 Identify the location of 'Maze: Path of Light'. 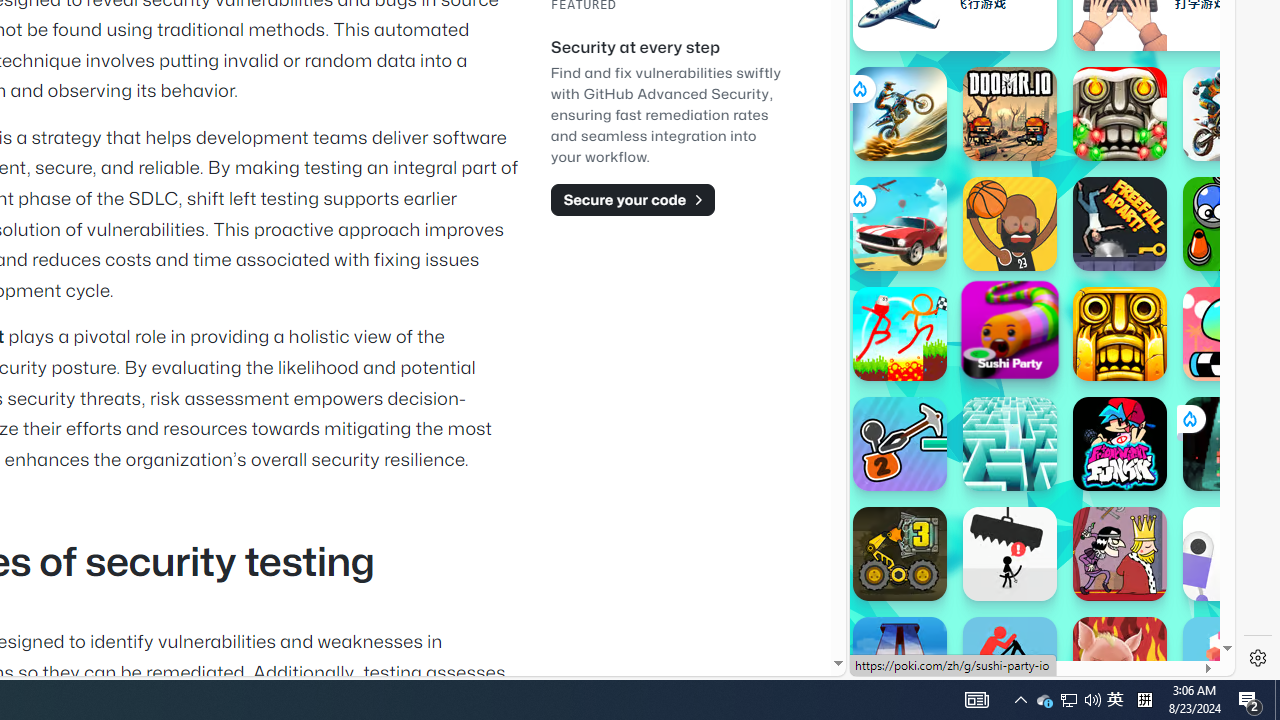
(1009, 442).